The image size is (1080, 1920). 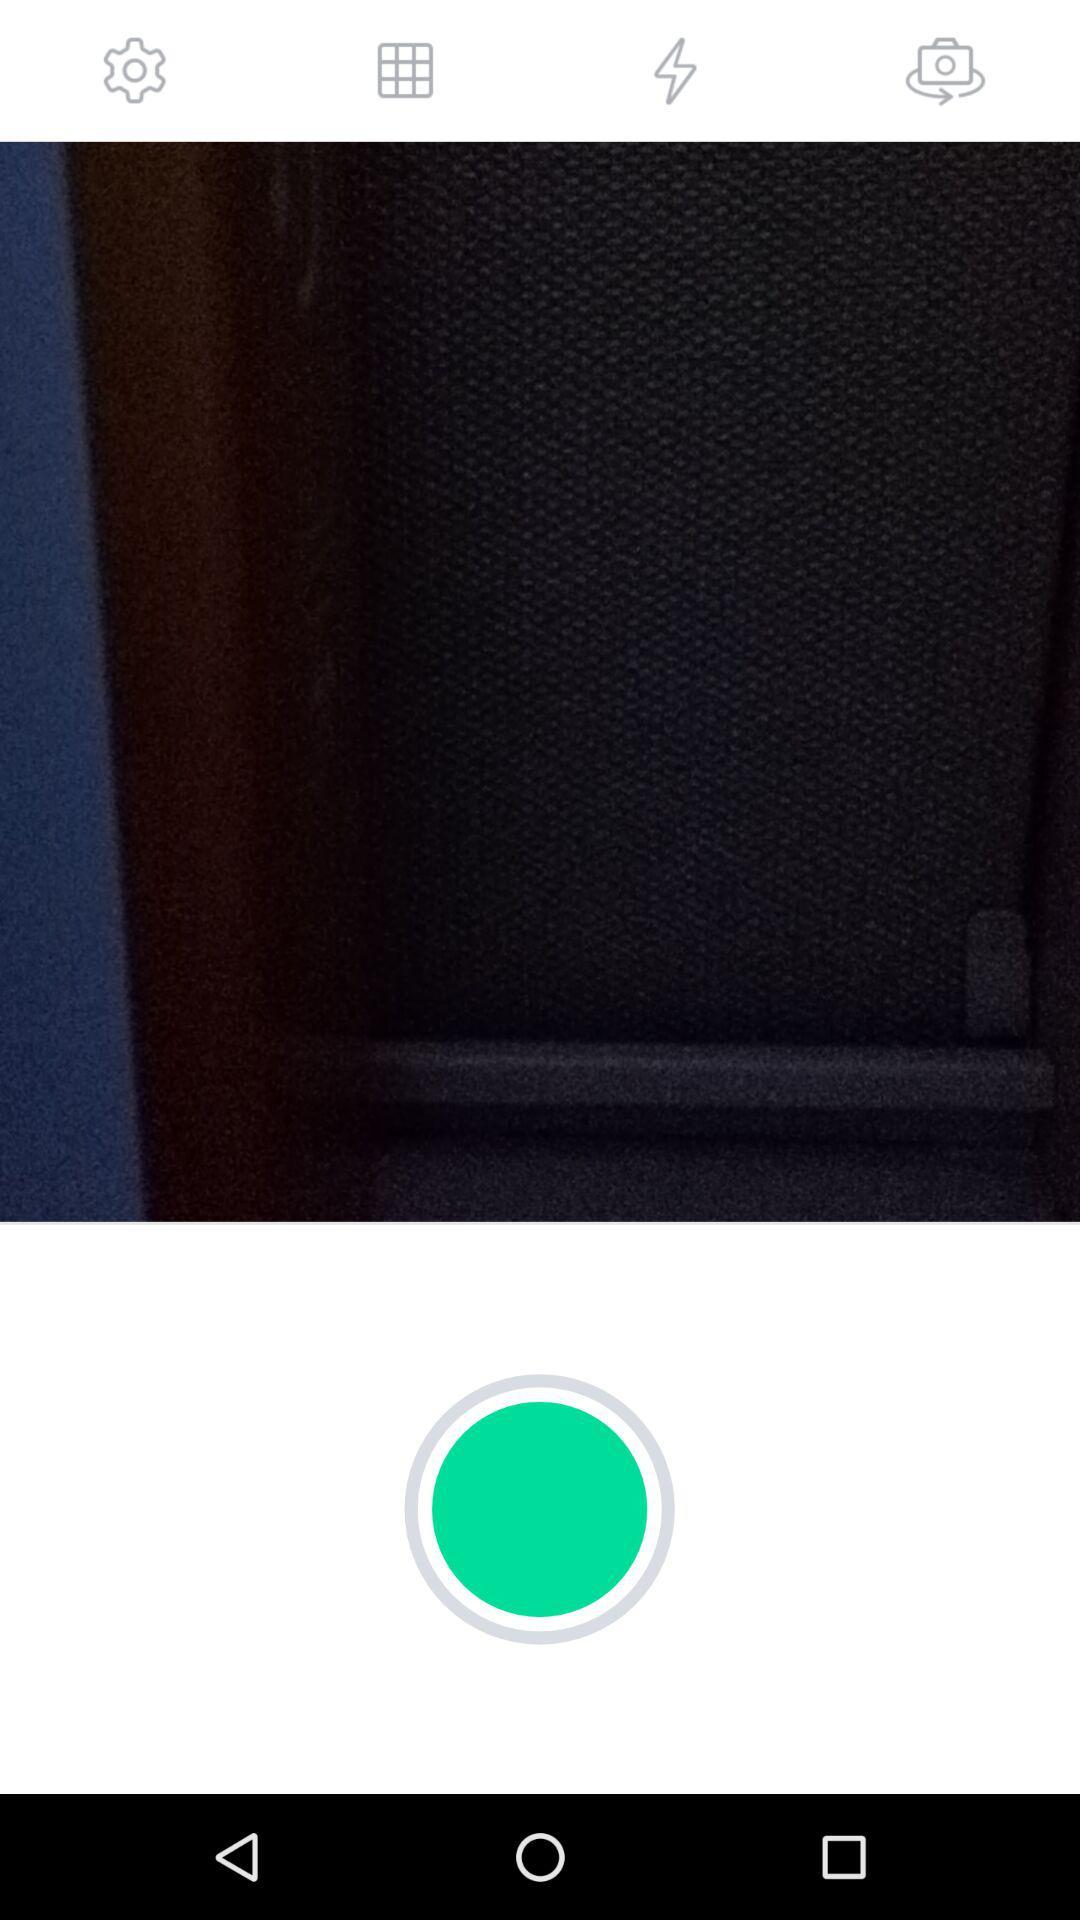 What do you see at coordinates (945, 70) in the screenshot?
I see `flip front cam` at bounding box center [945, 70].